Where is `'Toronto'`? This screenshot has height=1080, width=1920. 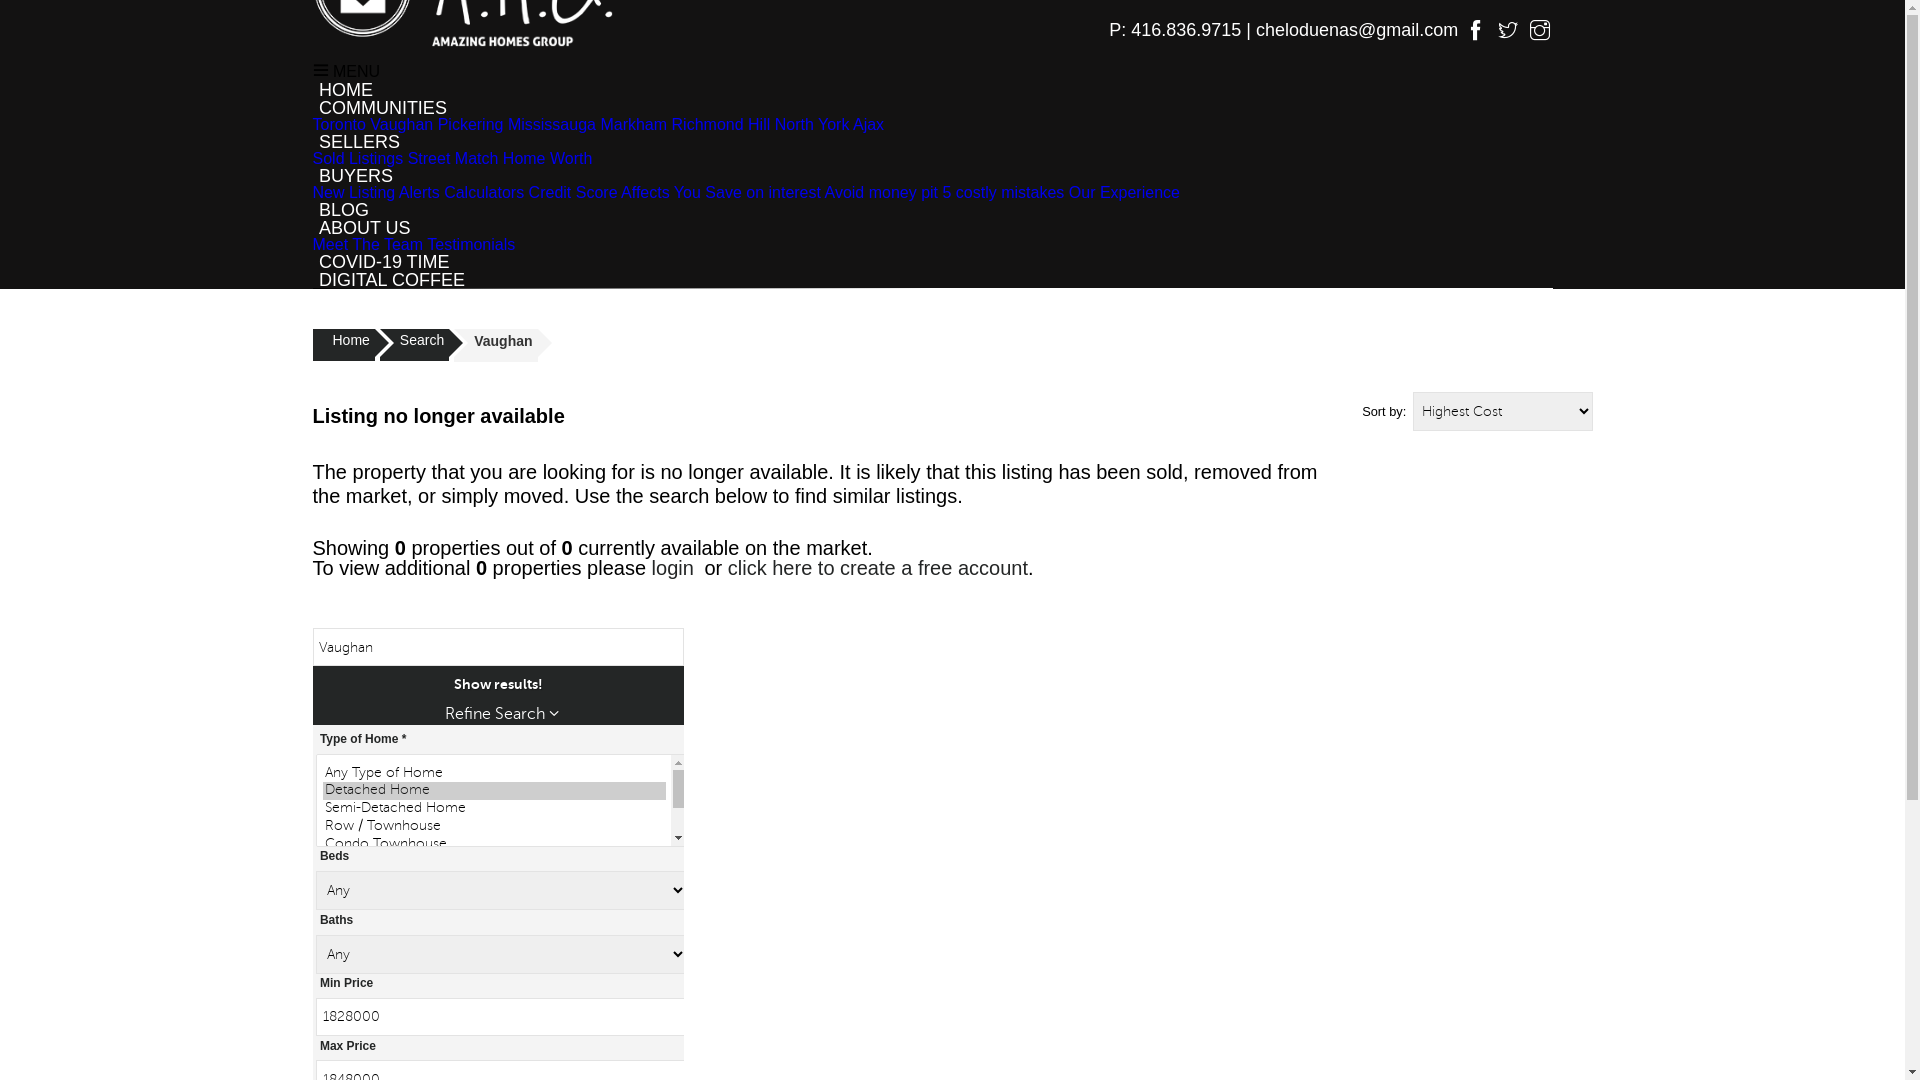
'Toronto' is located at coordinates (311, 124).